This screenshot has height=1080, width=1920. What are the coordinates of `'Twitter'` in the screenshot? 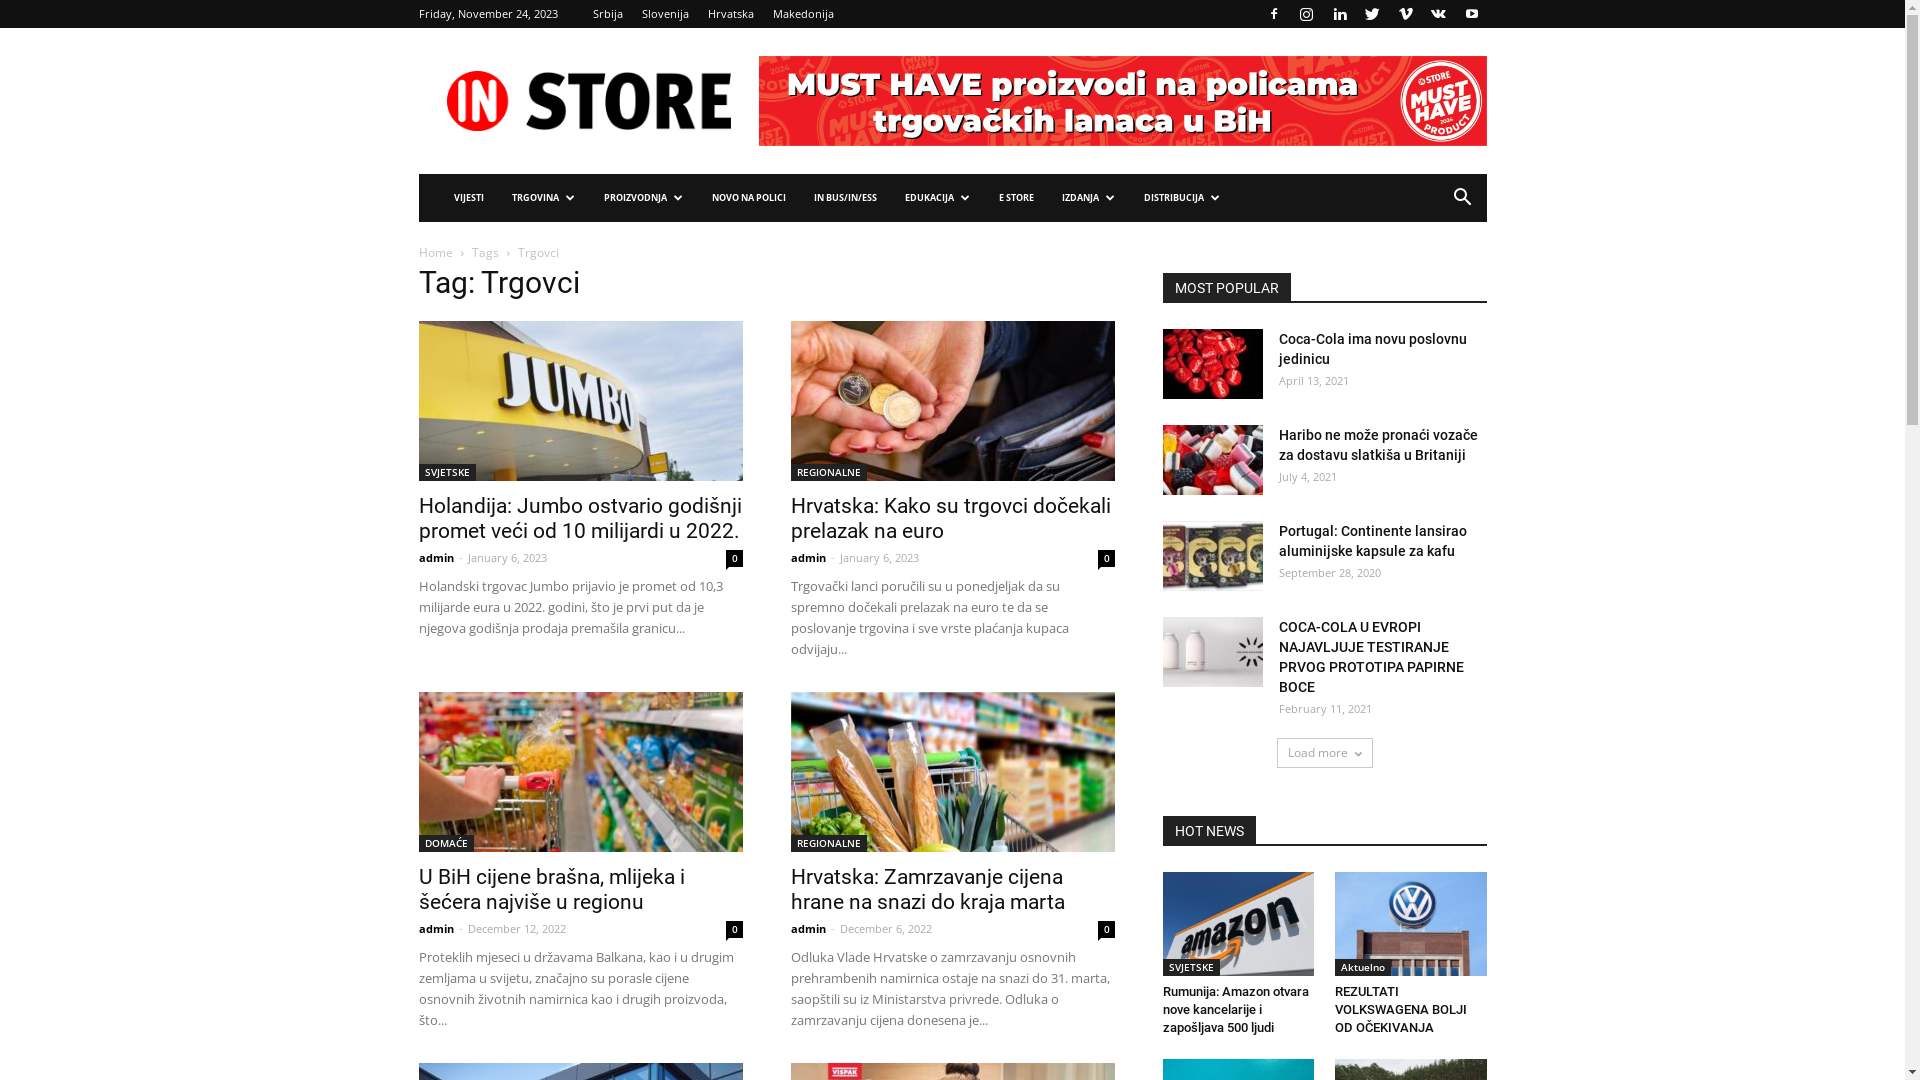 It's located at (1371, 14).